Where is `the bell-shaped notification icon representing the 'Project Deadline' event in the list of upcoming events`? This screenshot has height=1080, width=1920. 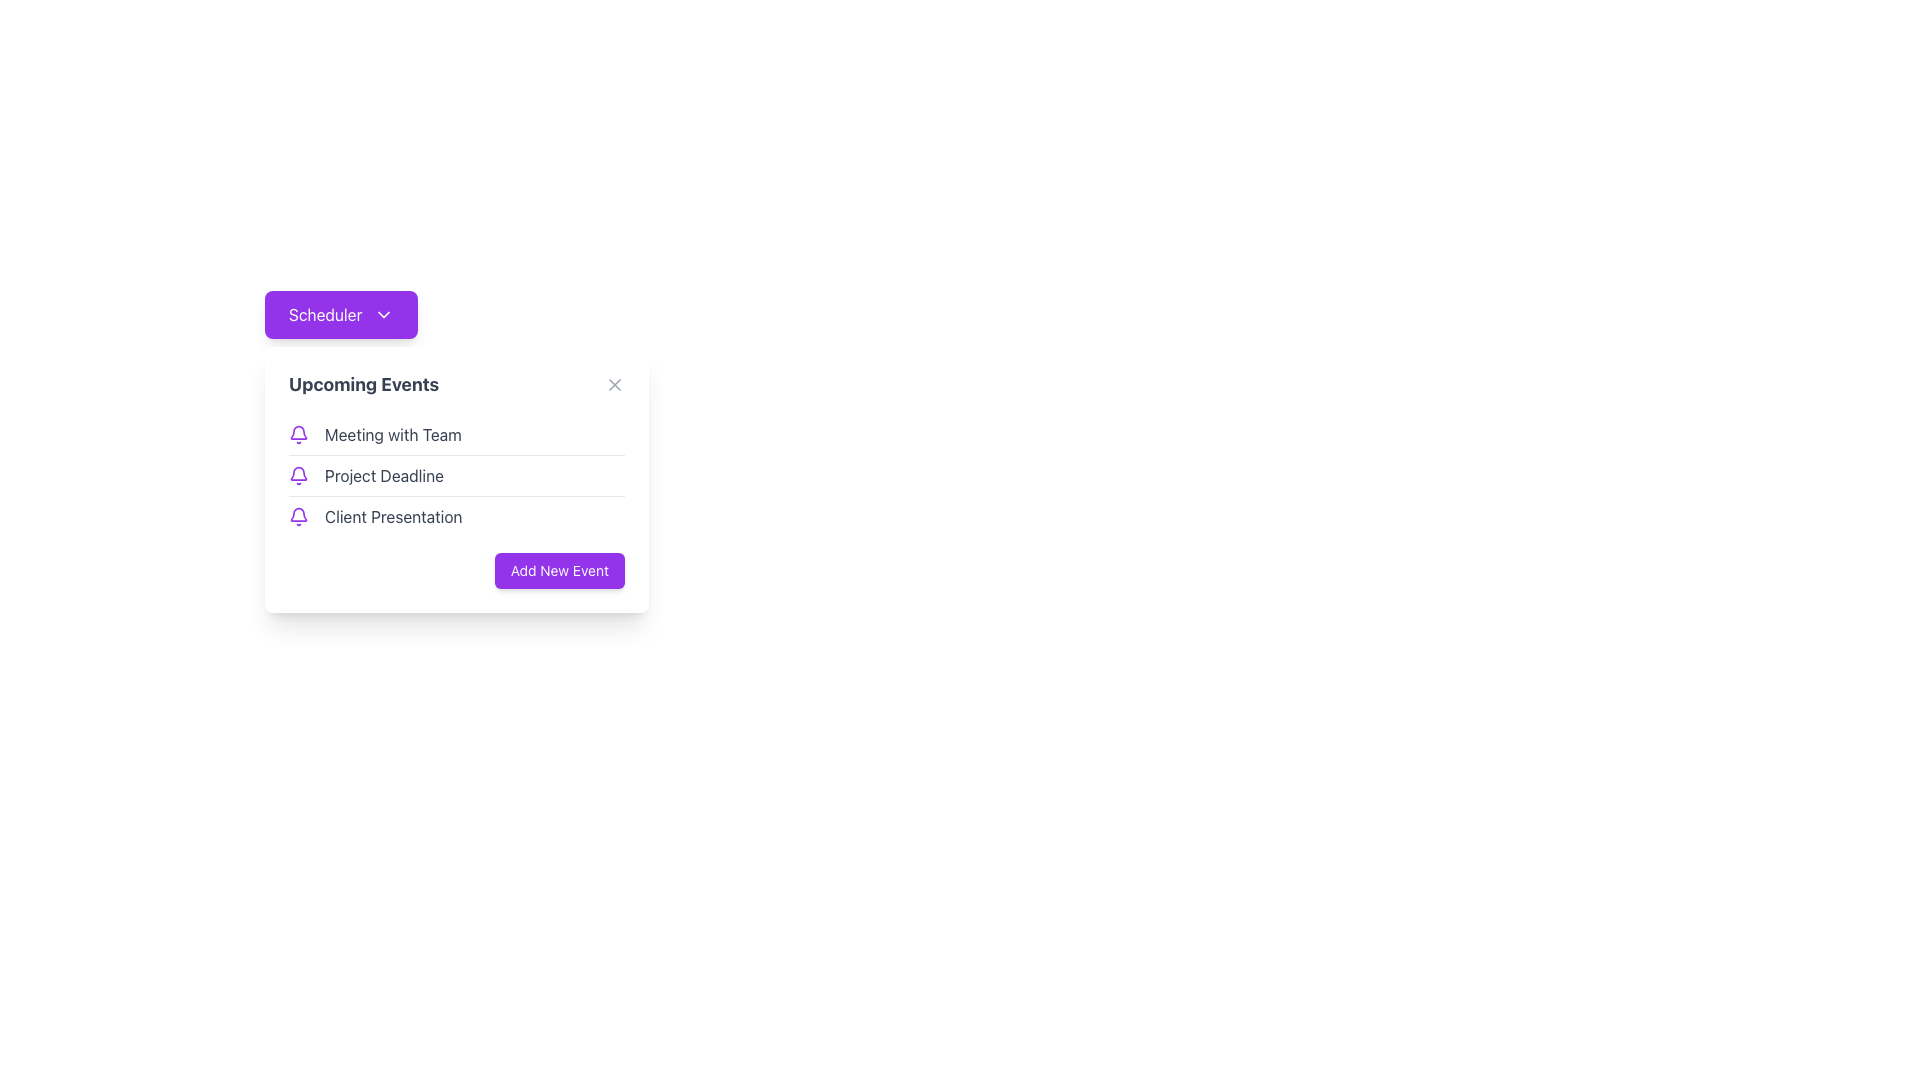
the bell-shaped notification icon representing the 'Project Deadline' event in the list of upcoming events is located at coordinates (297, 473).